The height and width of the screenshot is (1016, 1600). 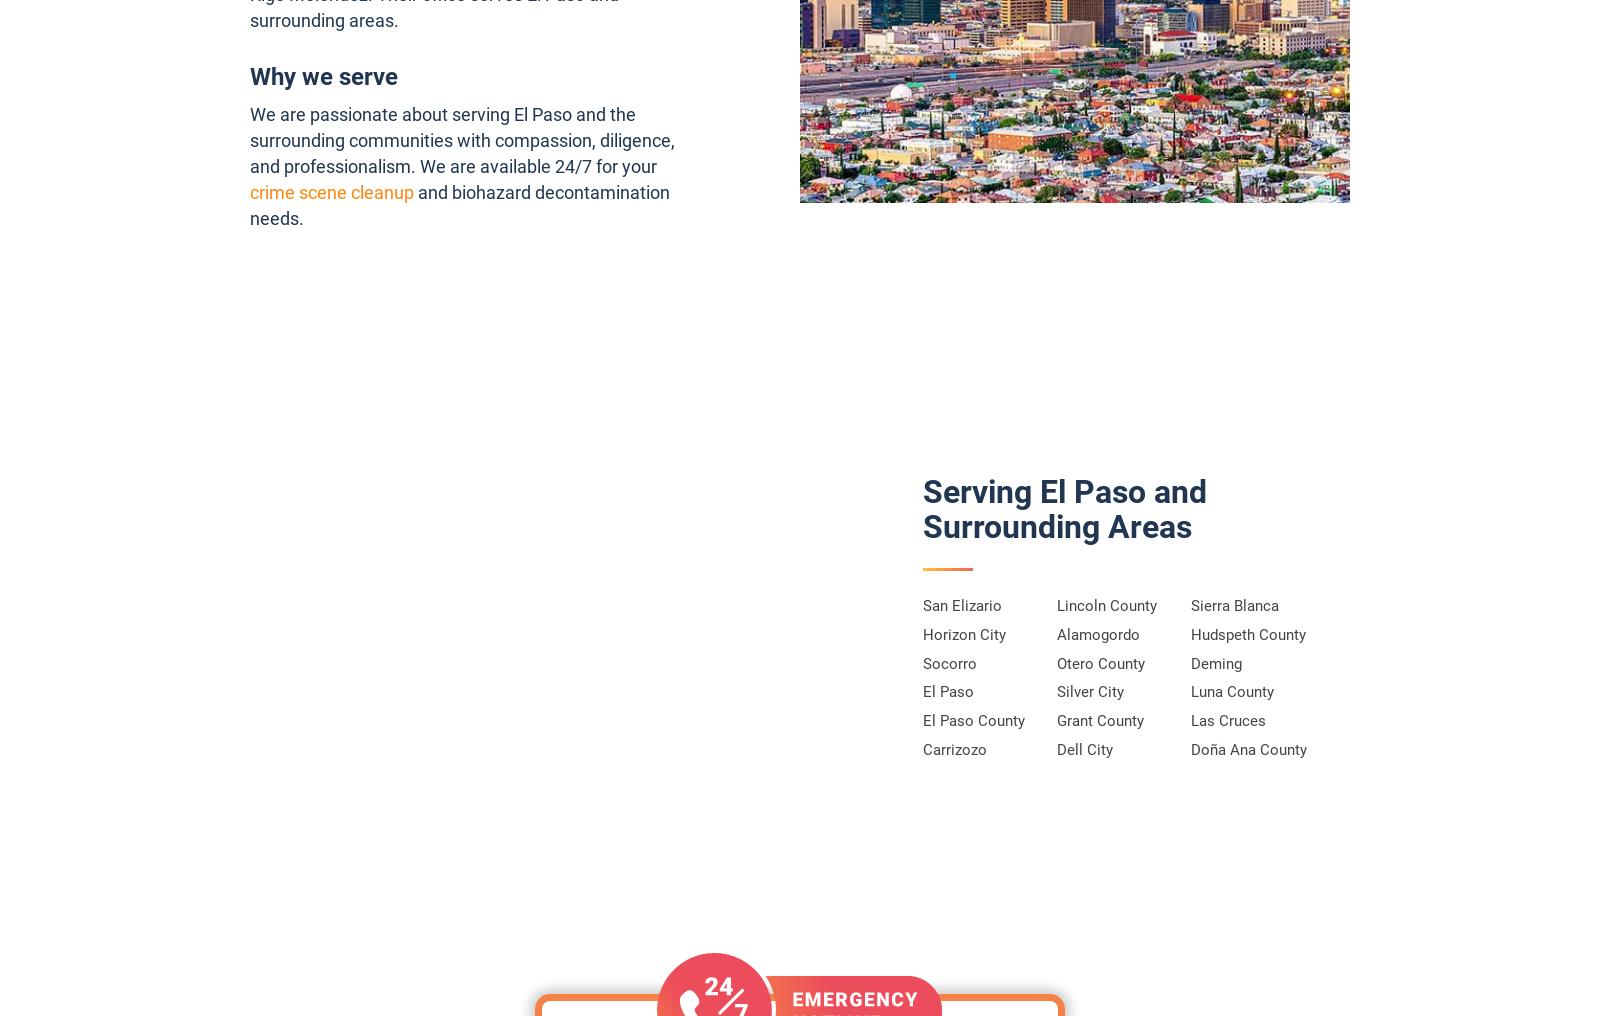 What do you see at coordinates (381, 113) in the screenshot?
I see `'We are passionate about serving'` at bounding box center [381, 113].